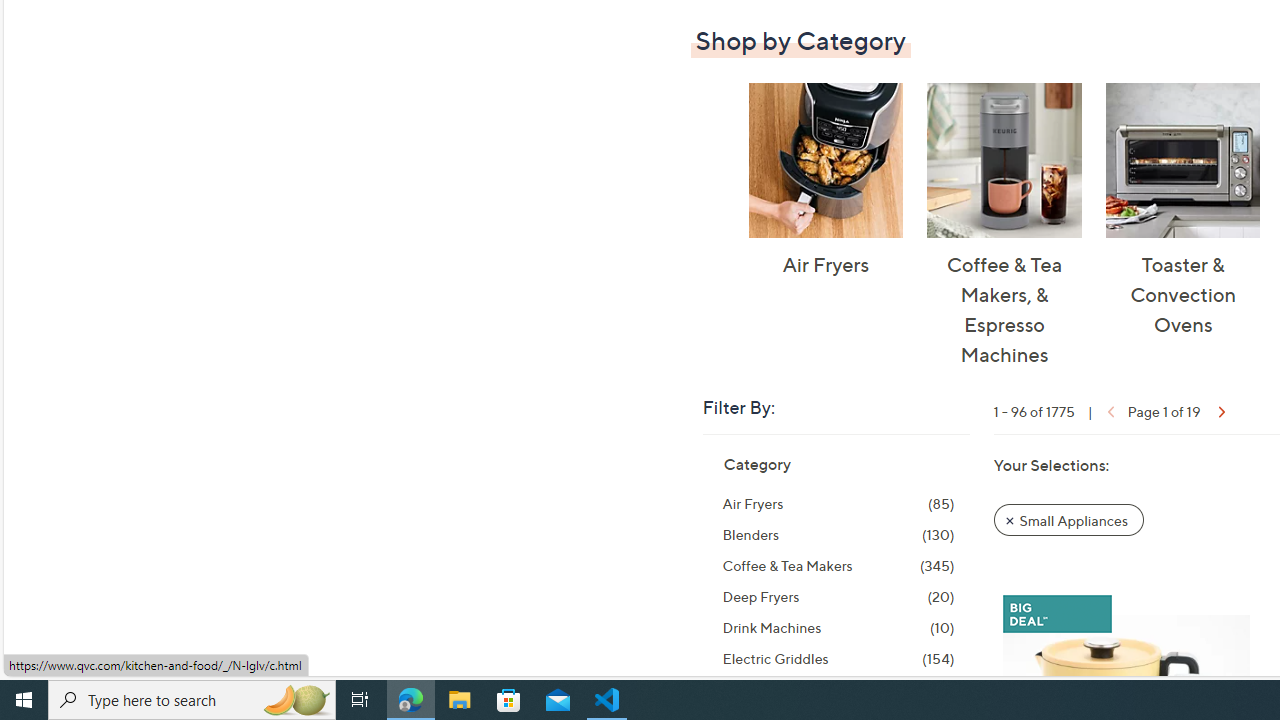 This screenshot has height=720, width=1280. I want to click on 'Remove Filter: Small Appliances', so click(1067, 519).